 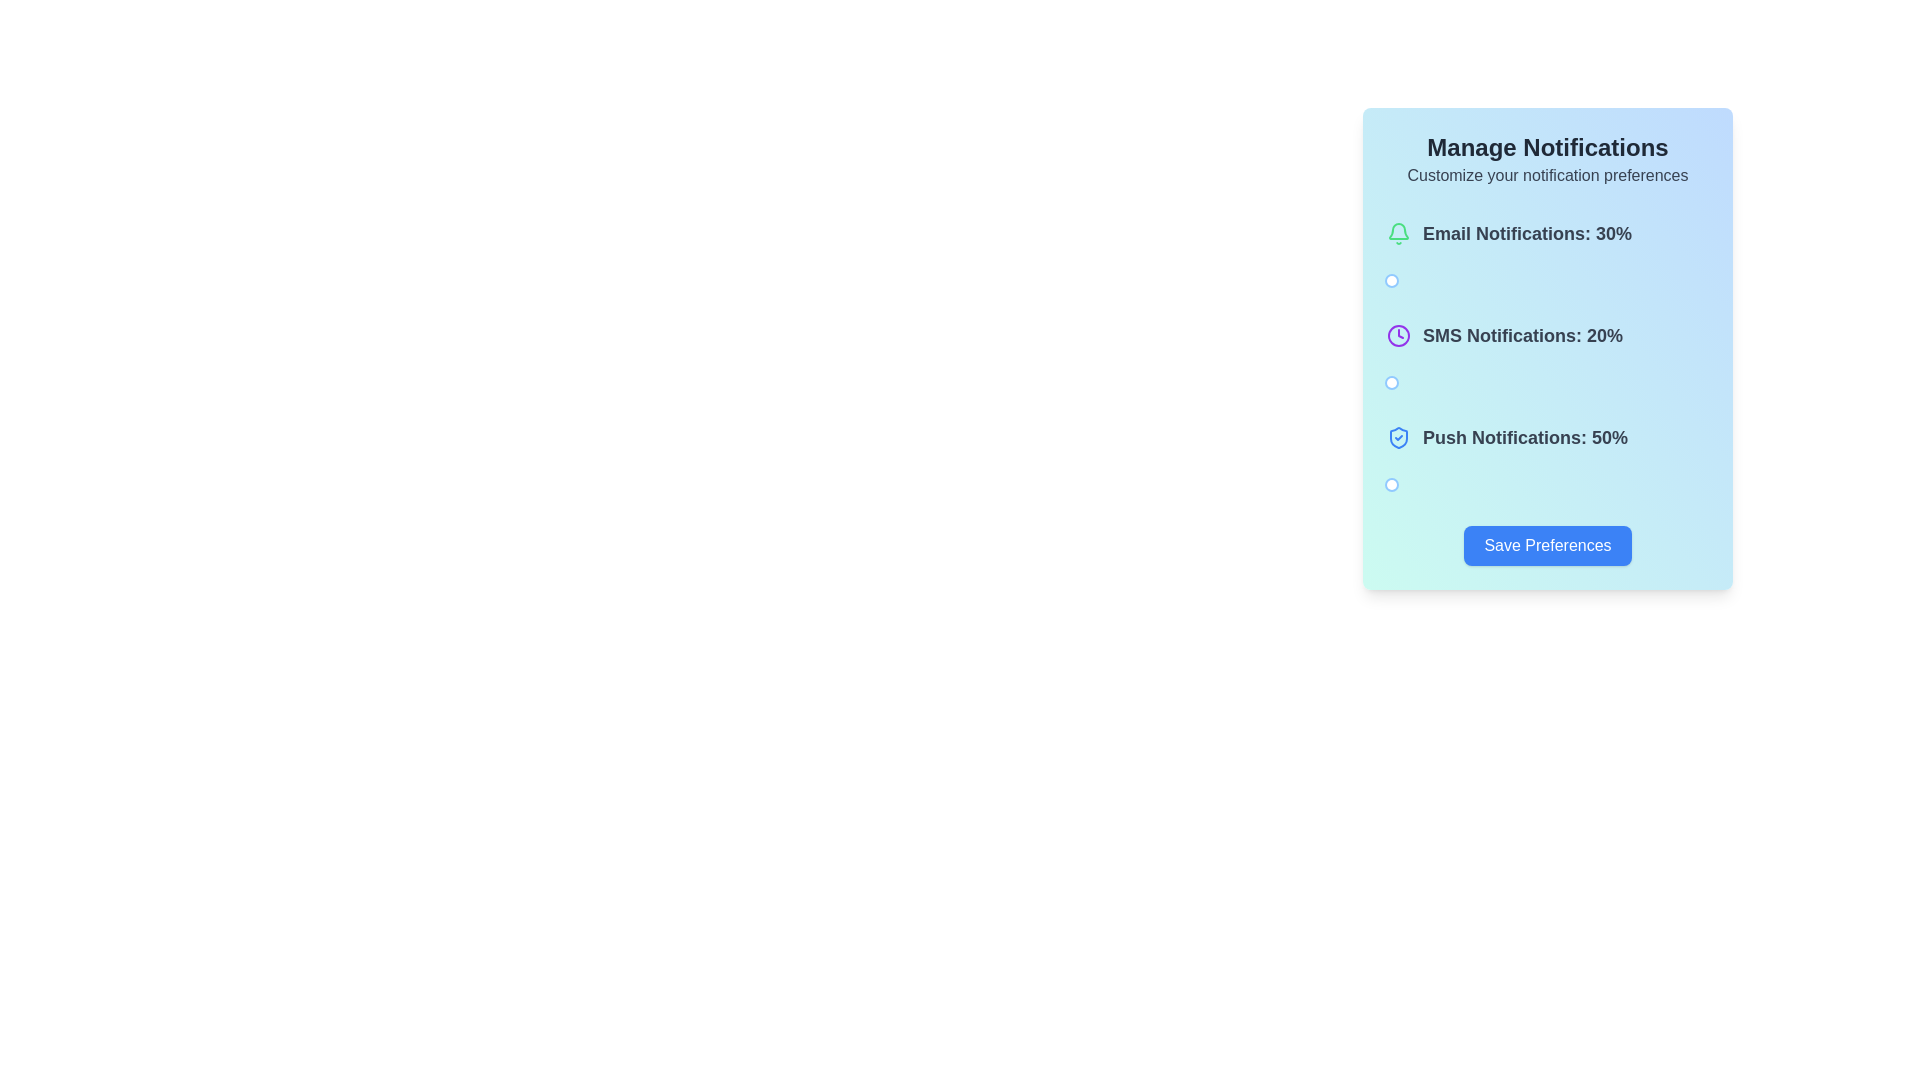 I want to click on the shield icon representing the security aspect of the Push Notifications feature, which is the outermost shape located third among the notification preferences, so click(x=1397, y=437).